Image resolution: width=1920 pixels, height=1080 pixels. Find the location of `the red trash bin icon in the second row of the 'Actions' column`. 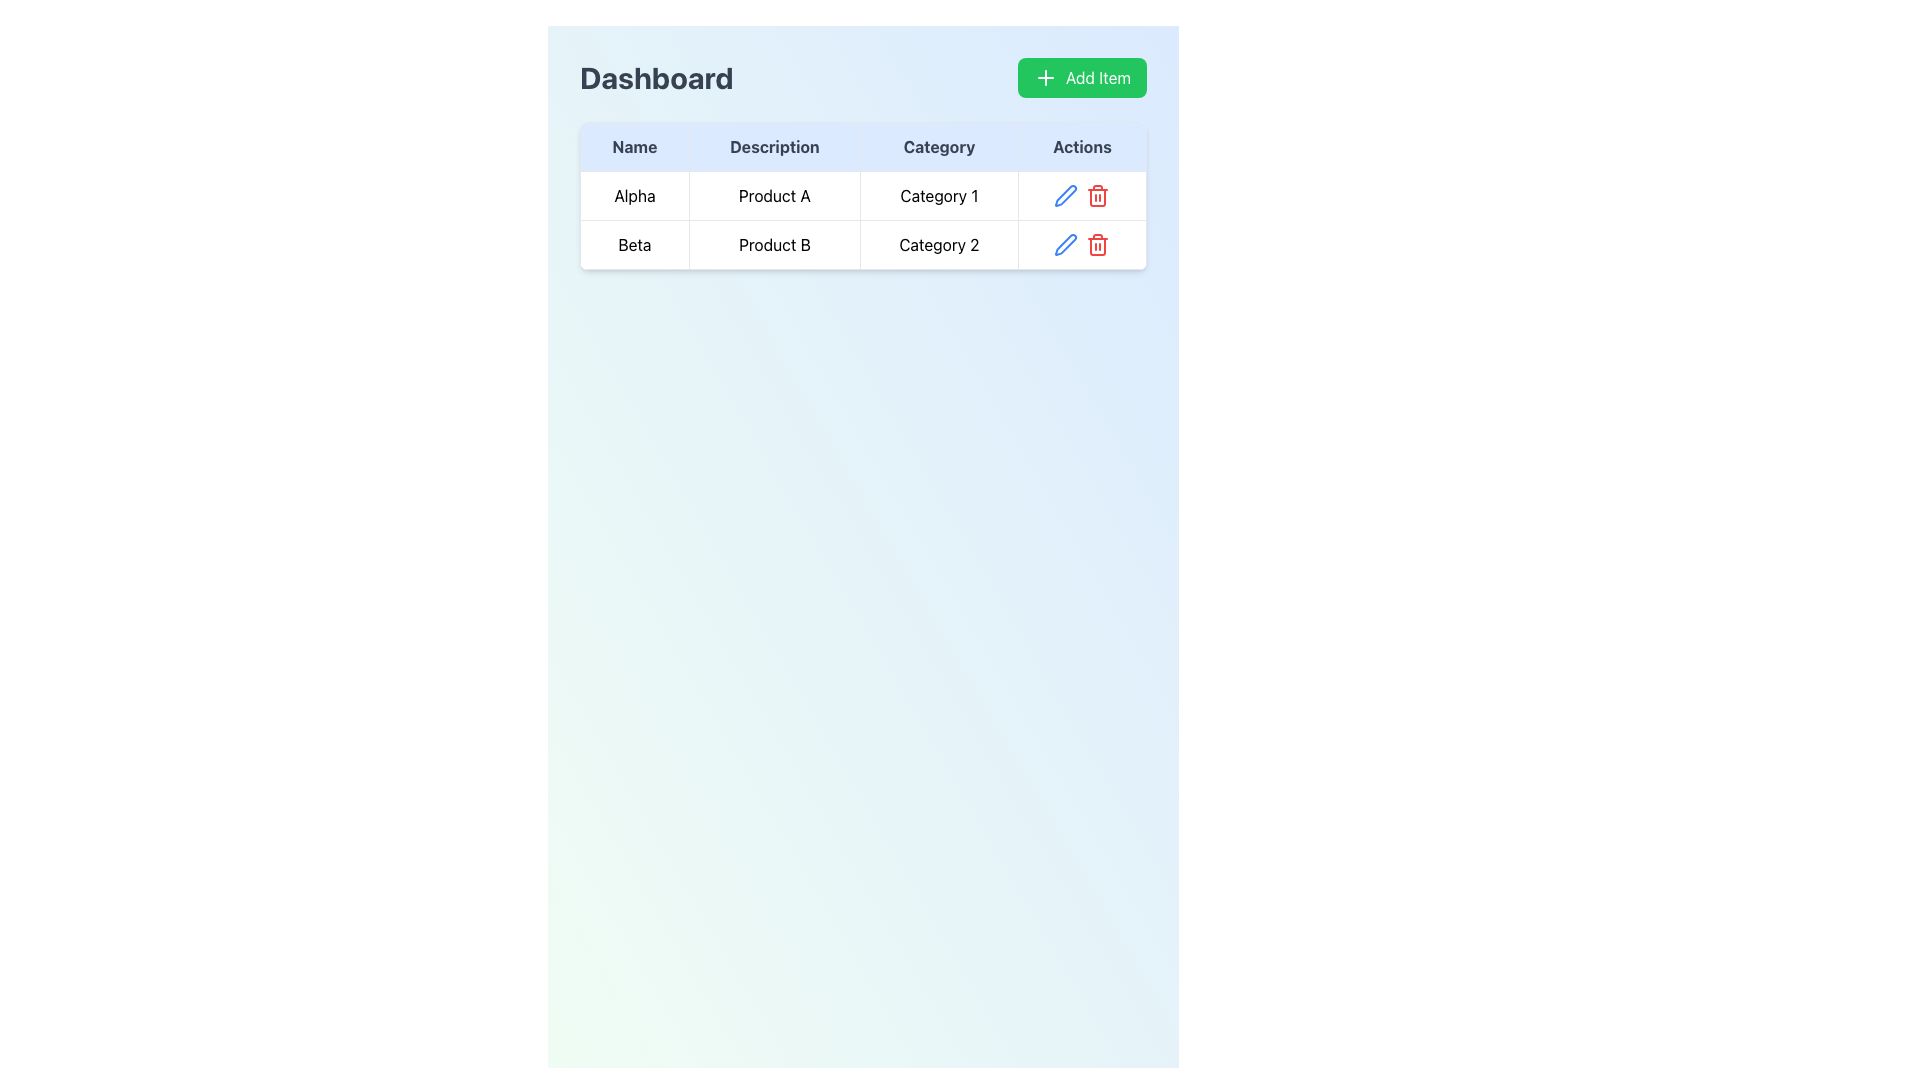

the red trash bin icon in the second row of the 'Actions' column is located at coordinates (1097, 244).